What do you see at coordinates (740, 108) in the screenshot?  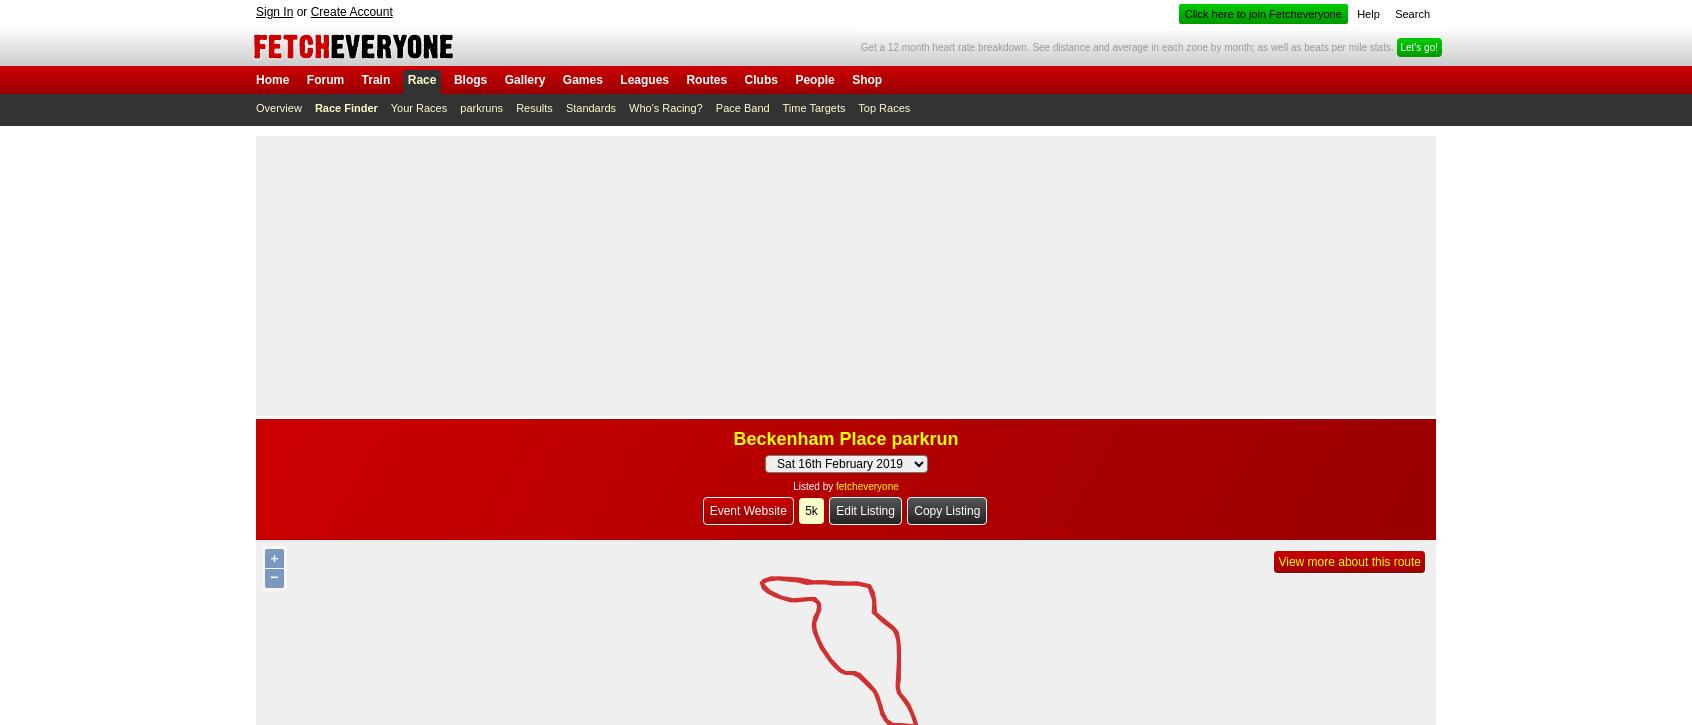 I see `'Pace Band'` at bounding box center [740, 108].